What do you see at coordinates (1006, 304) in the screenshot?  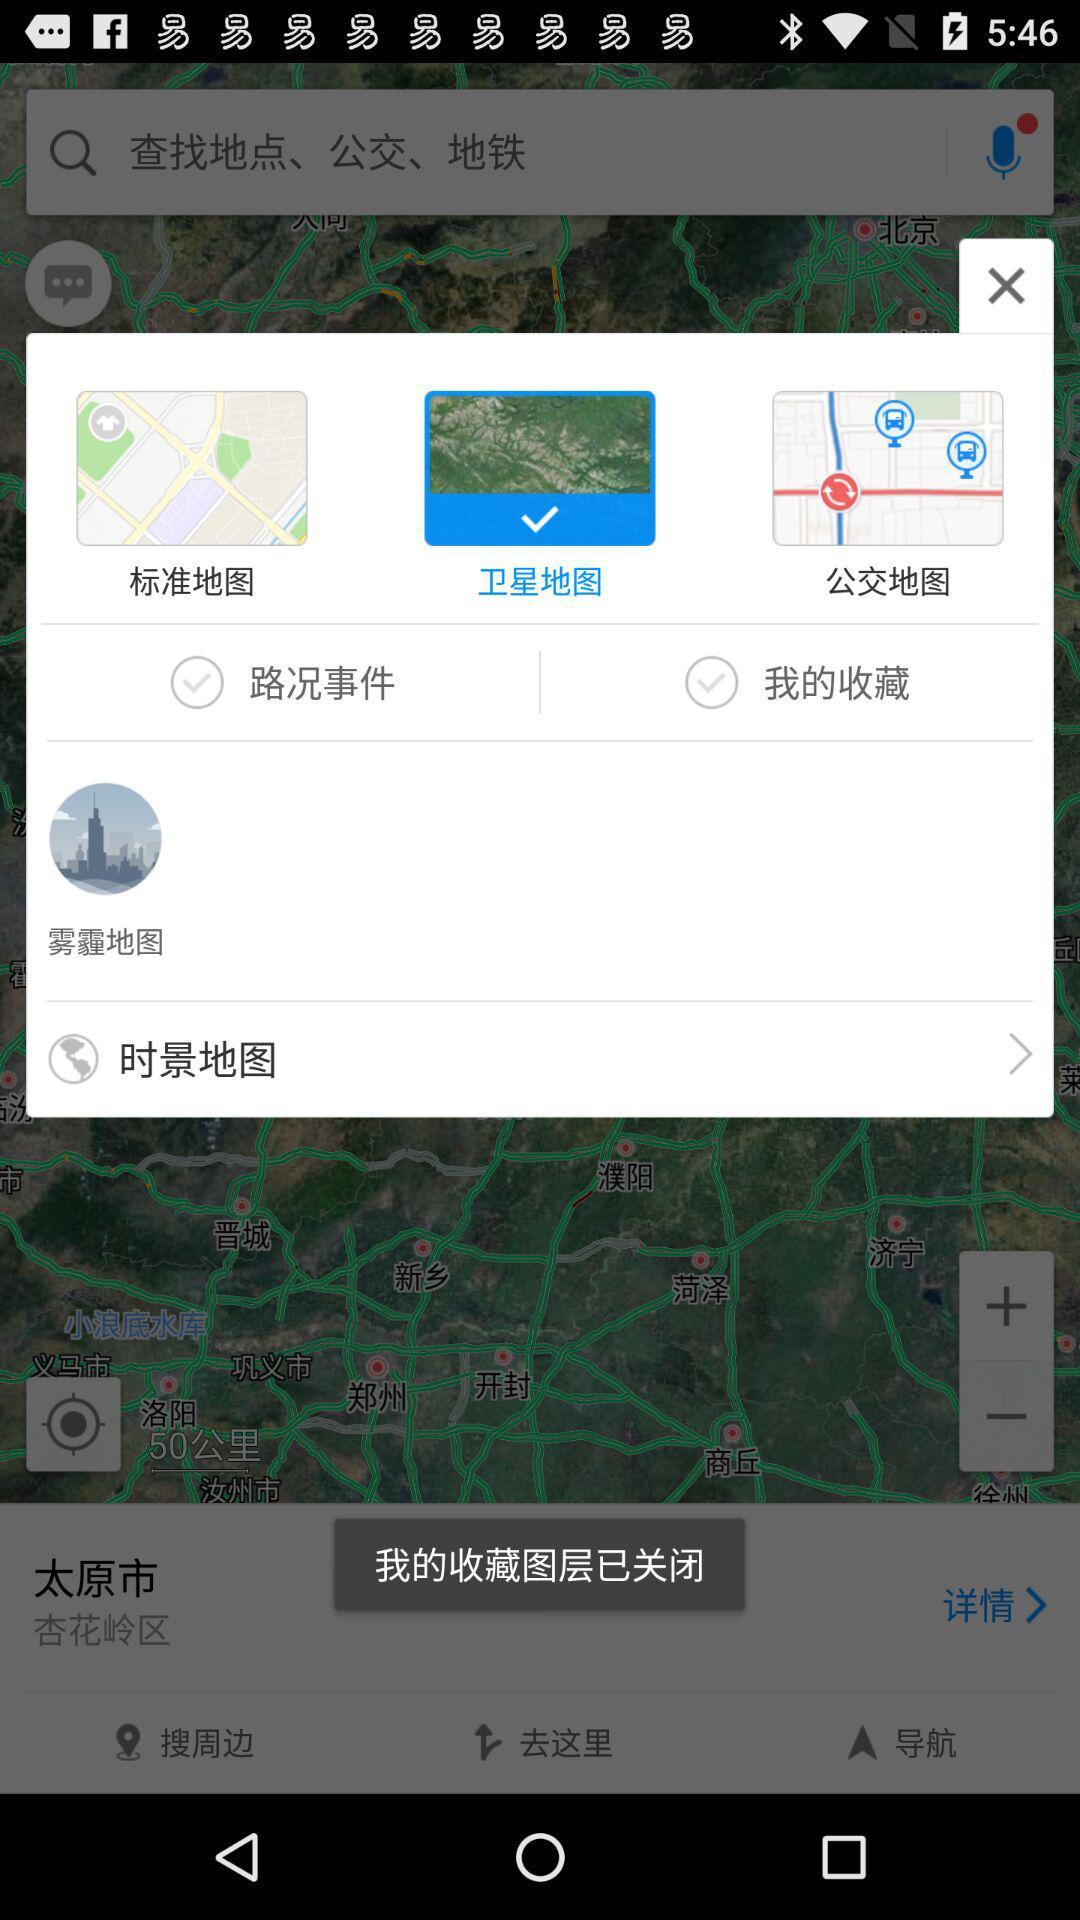 I see `the close icon` at bounding box center [1006, 304].